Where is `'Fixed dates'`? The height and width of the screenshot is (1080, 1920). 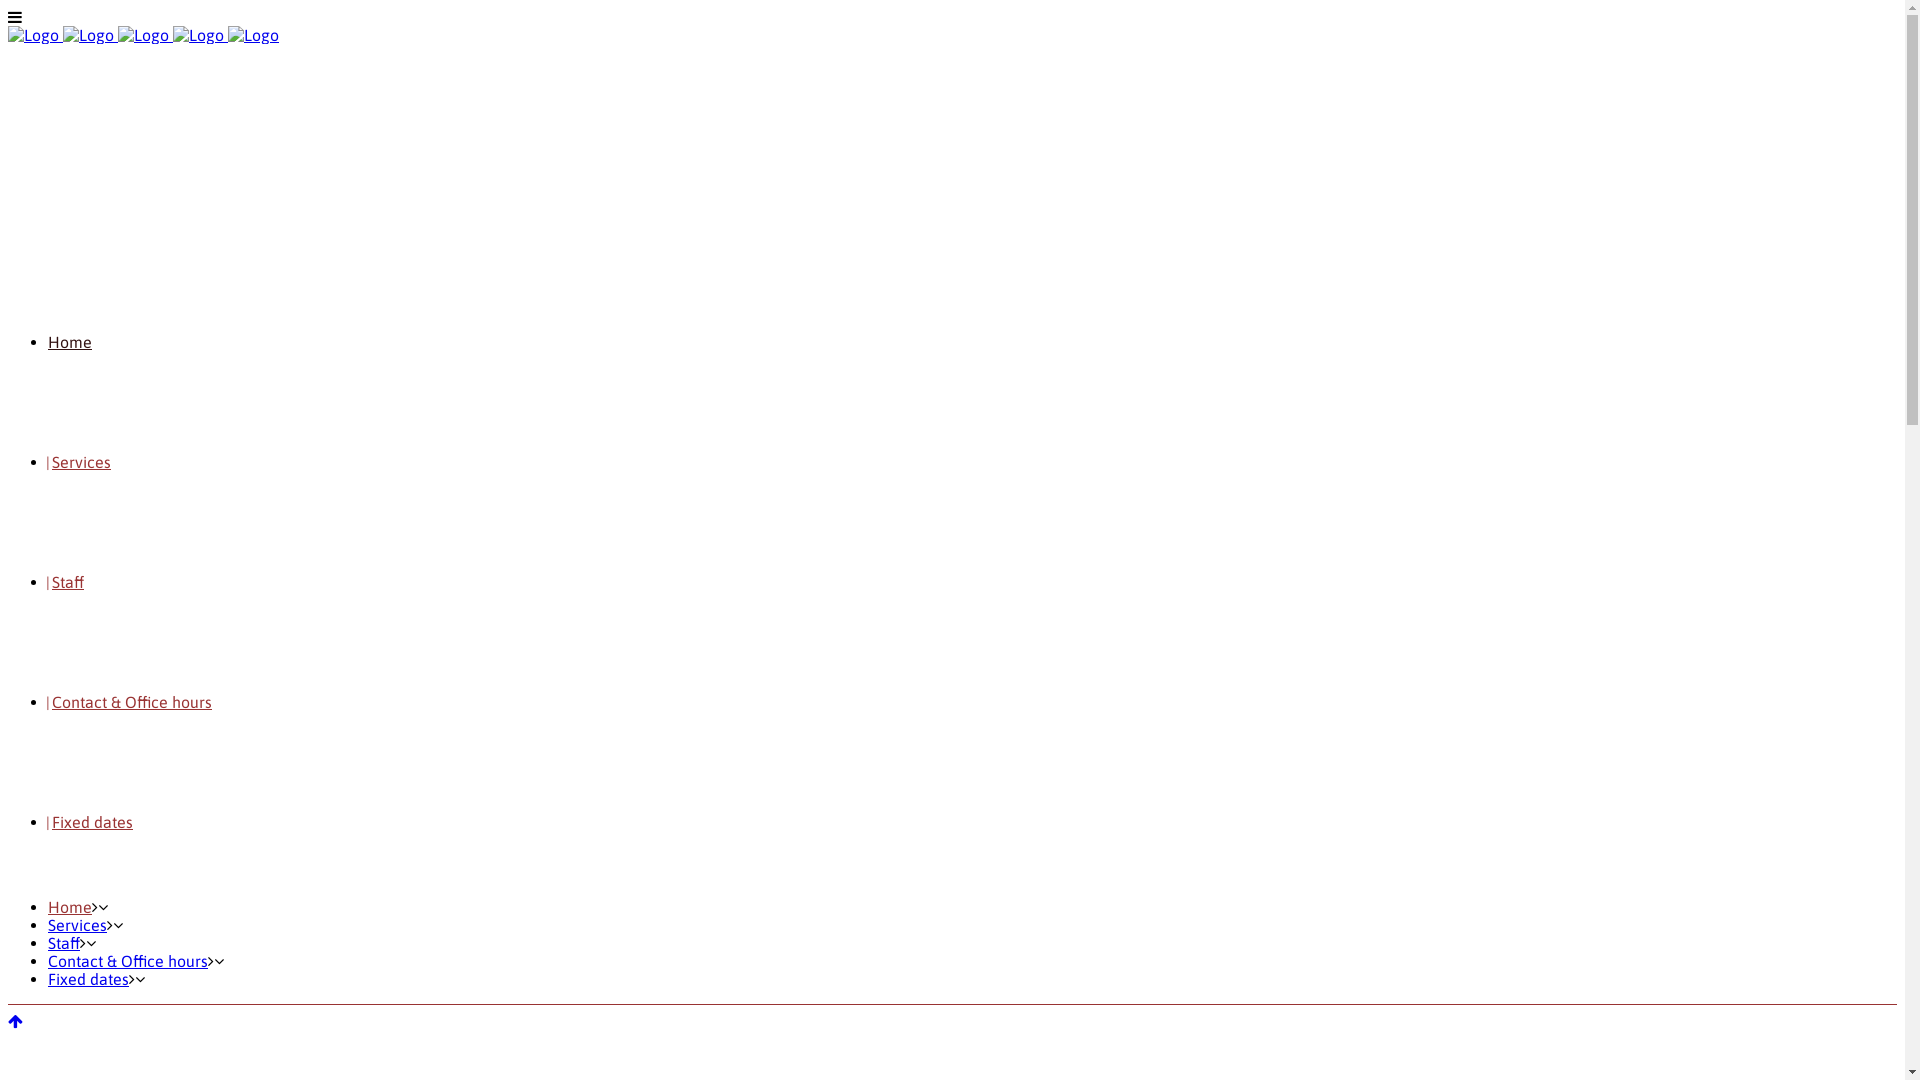 'Fixed dates' is located at coordinates (91, 821).